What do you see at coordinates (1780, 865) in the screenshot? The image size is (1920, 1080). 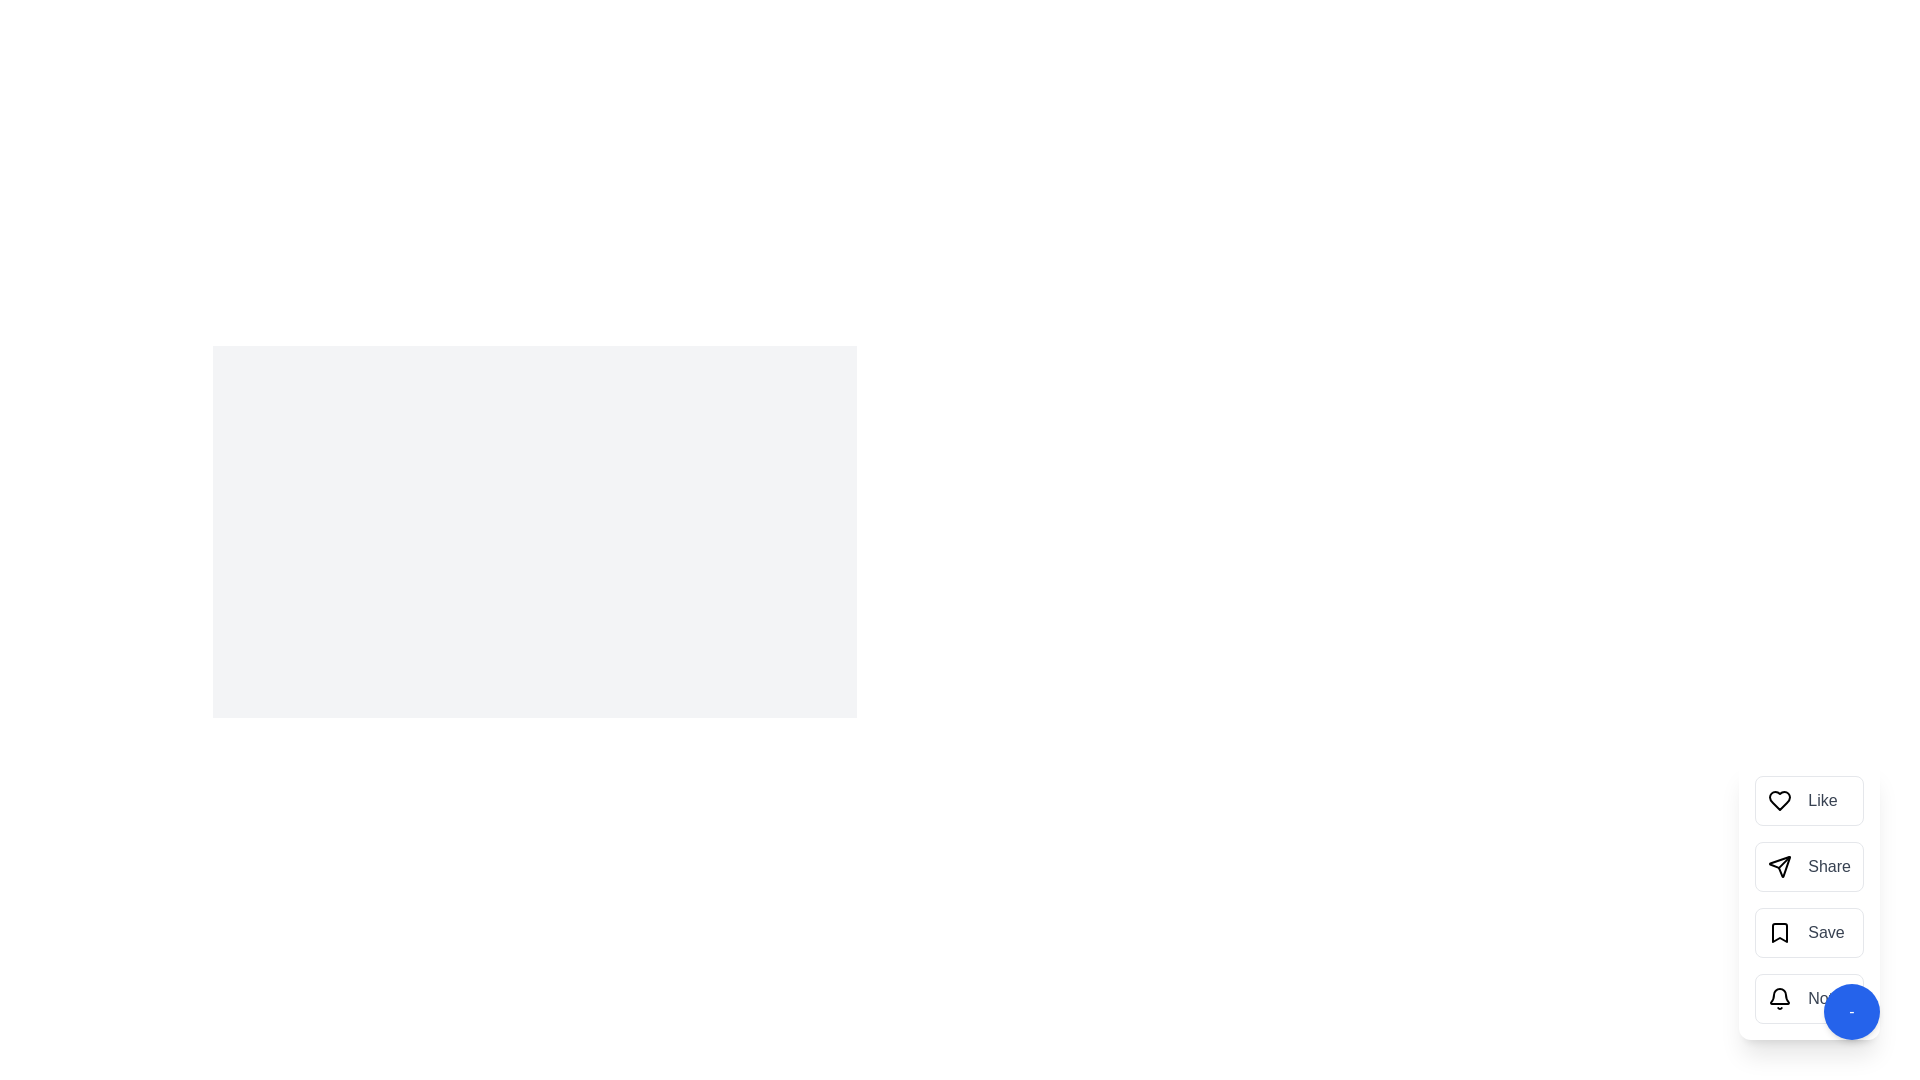 I see `the upper-left segment of the 'Share' button icon, which resembles a minimalistic arrow shape` at bounding box center [1780, 865].